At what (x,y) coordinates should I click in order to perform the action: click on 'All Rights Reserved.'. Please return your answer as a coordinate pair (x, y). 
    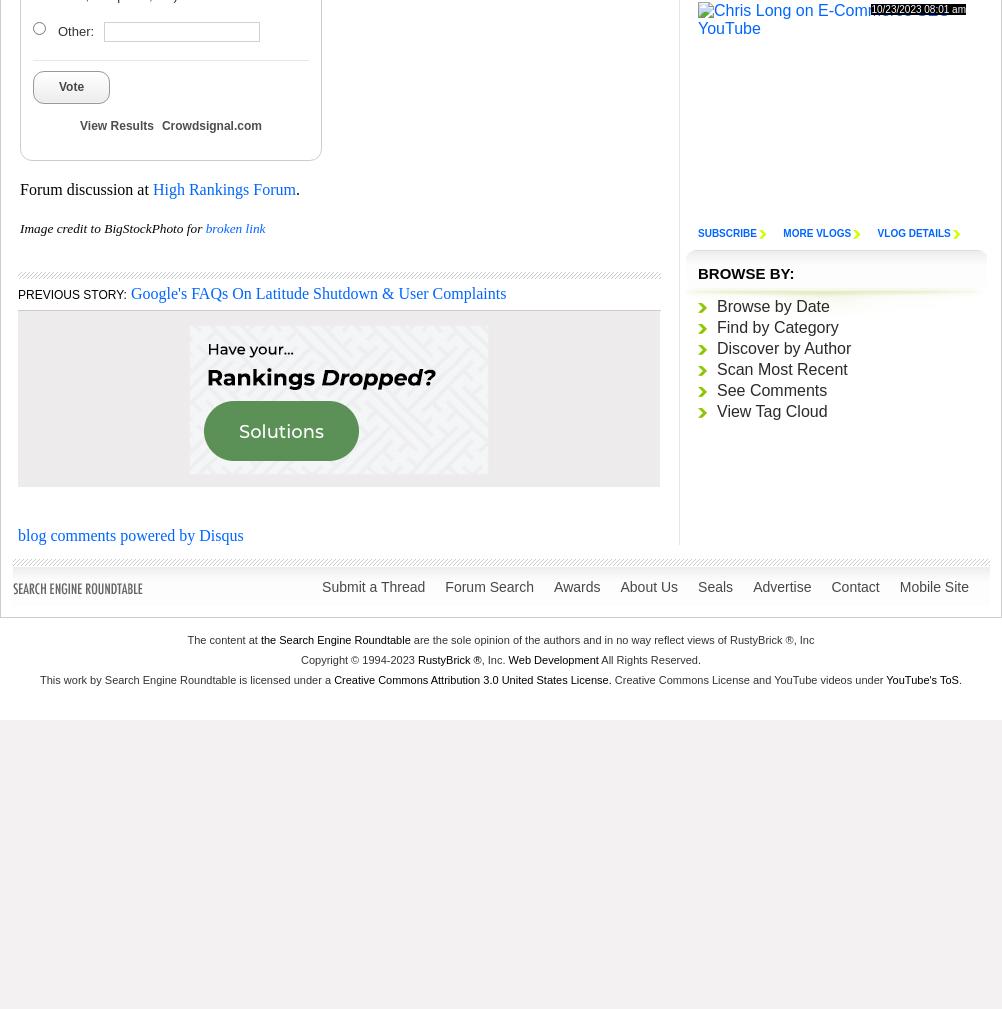
    Looking at the image, I should click on (648, 658).